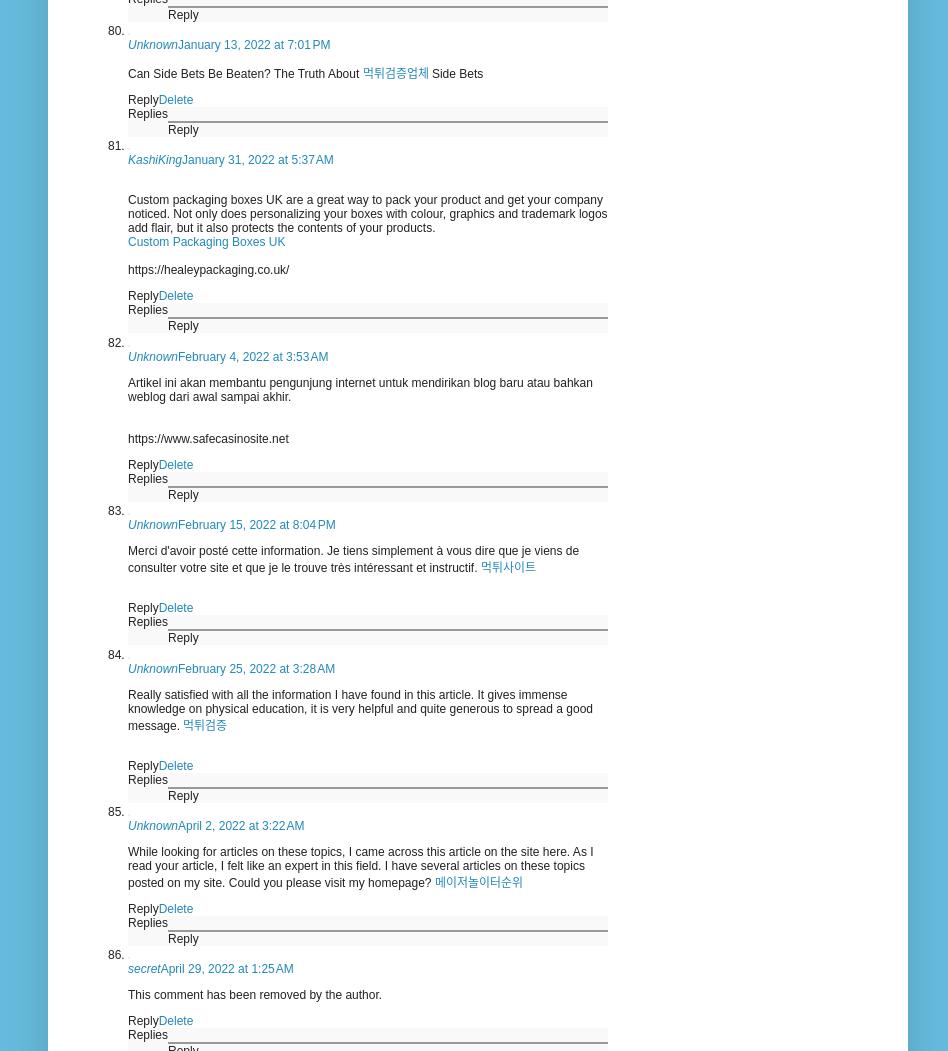 The width and height of the screenshot is (948, 1051). I want to click on 'KashiKing', so click(153, 158).